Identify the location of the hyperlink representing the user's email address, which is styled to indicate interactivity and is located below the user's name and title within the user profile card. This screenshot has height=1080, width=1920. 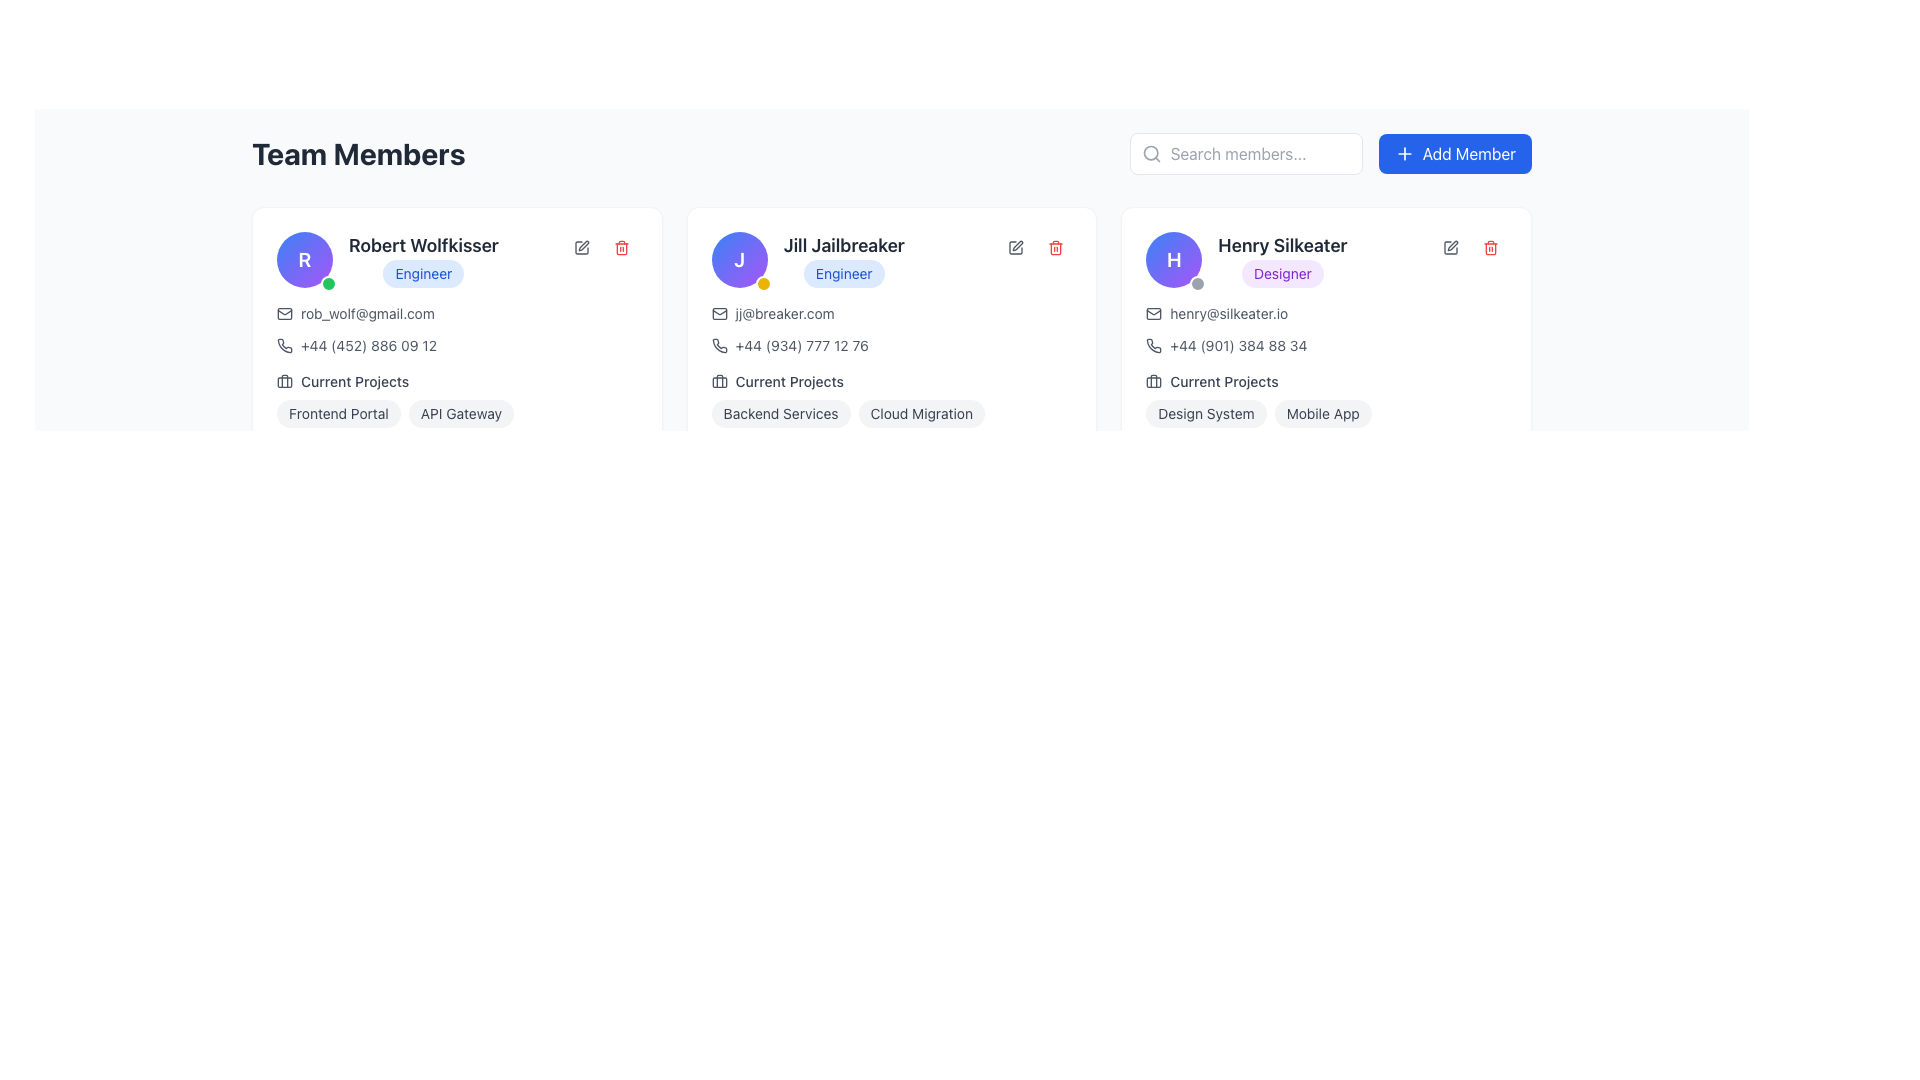
(367, 313).